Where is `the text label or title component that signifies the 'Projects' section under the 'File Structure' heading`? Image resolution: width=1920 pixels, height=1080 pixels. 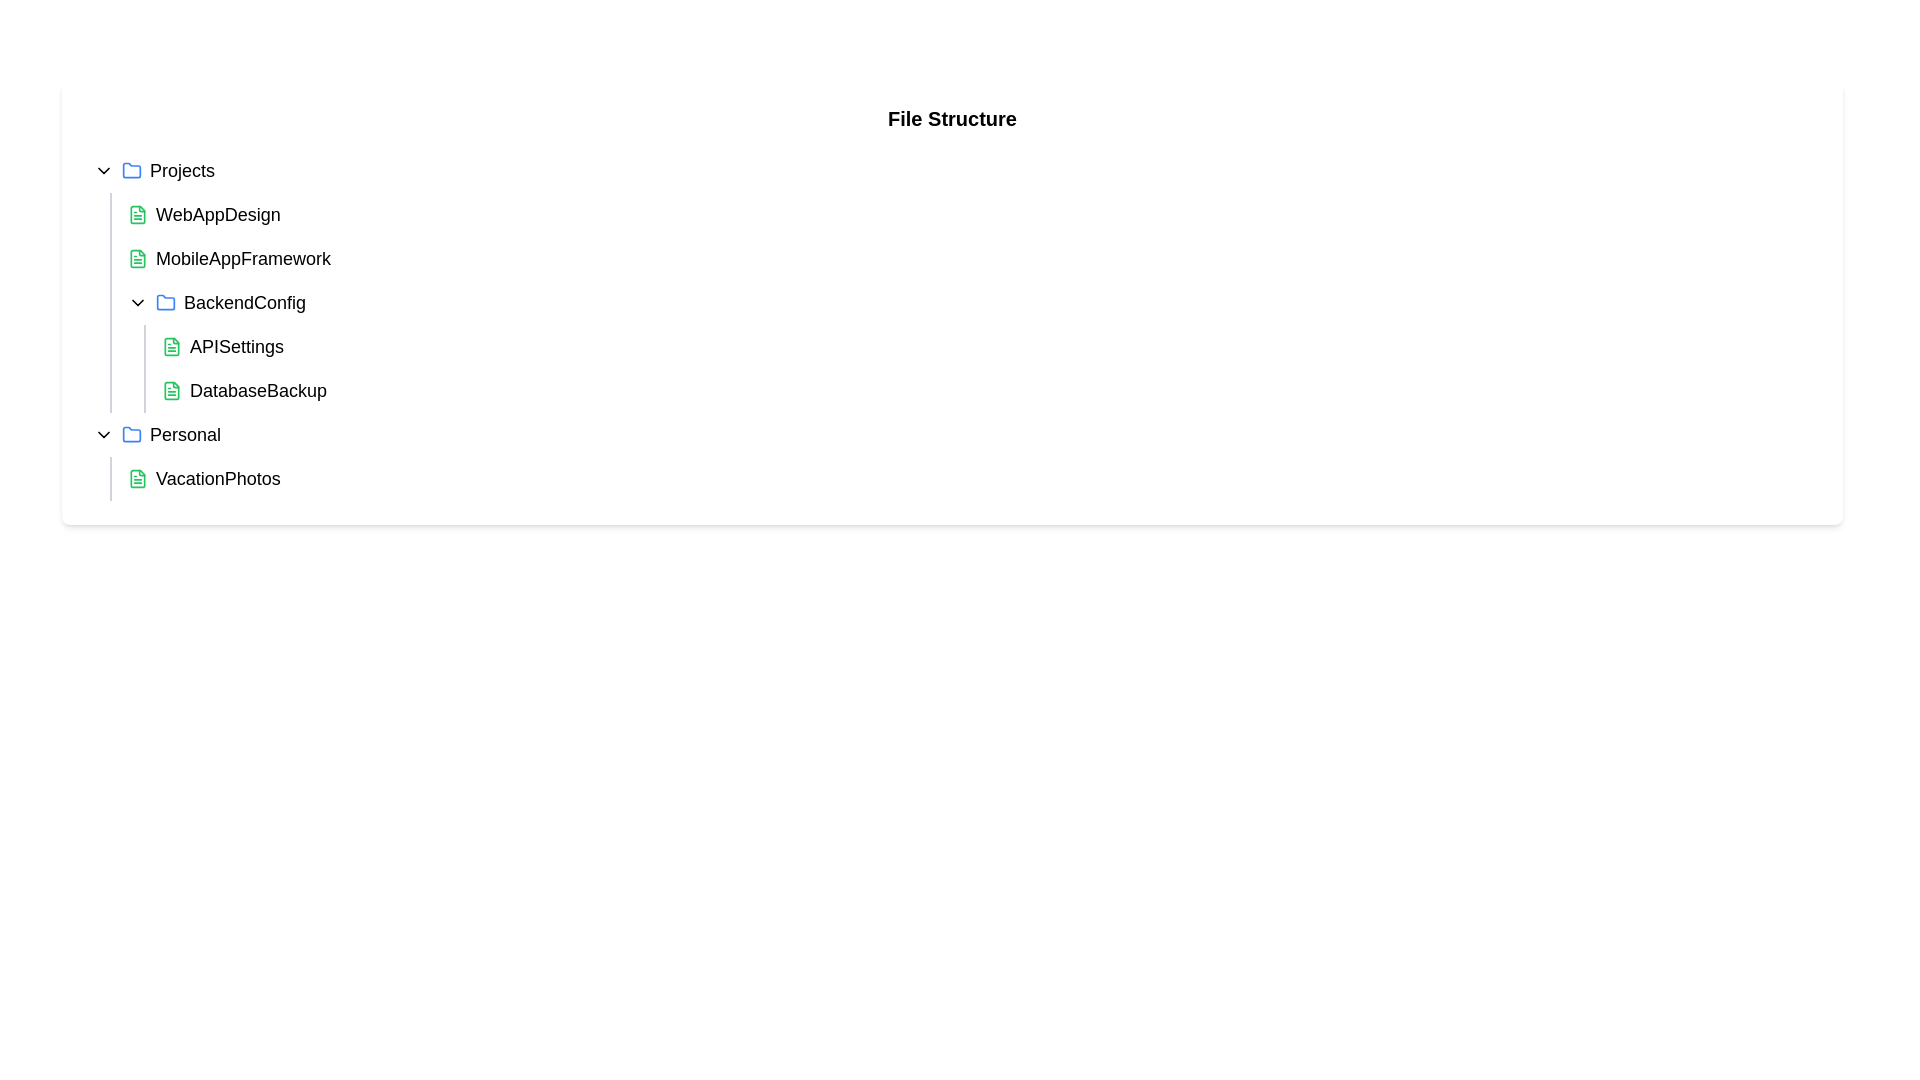 the text label or title component that signifies the 'Projects' section under the 'File Structure' heading is located at coordinates (182, 169).